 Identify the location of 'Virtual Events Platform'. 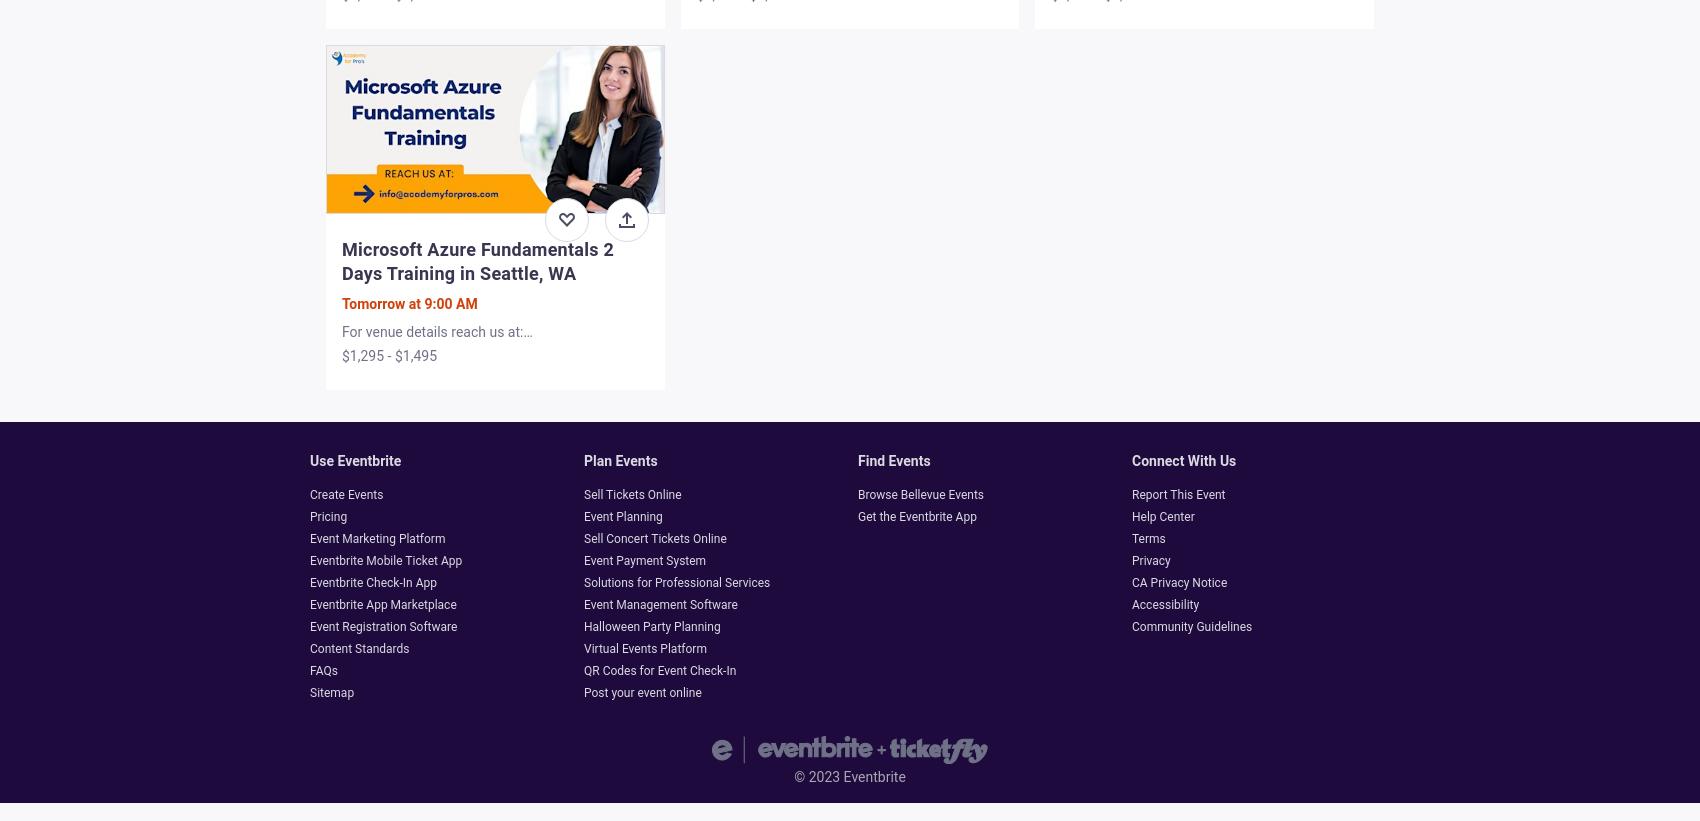
(582, 648).